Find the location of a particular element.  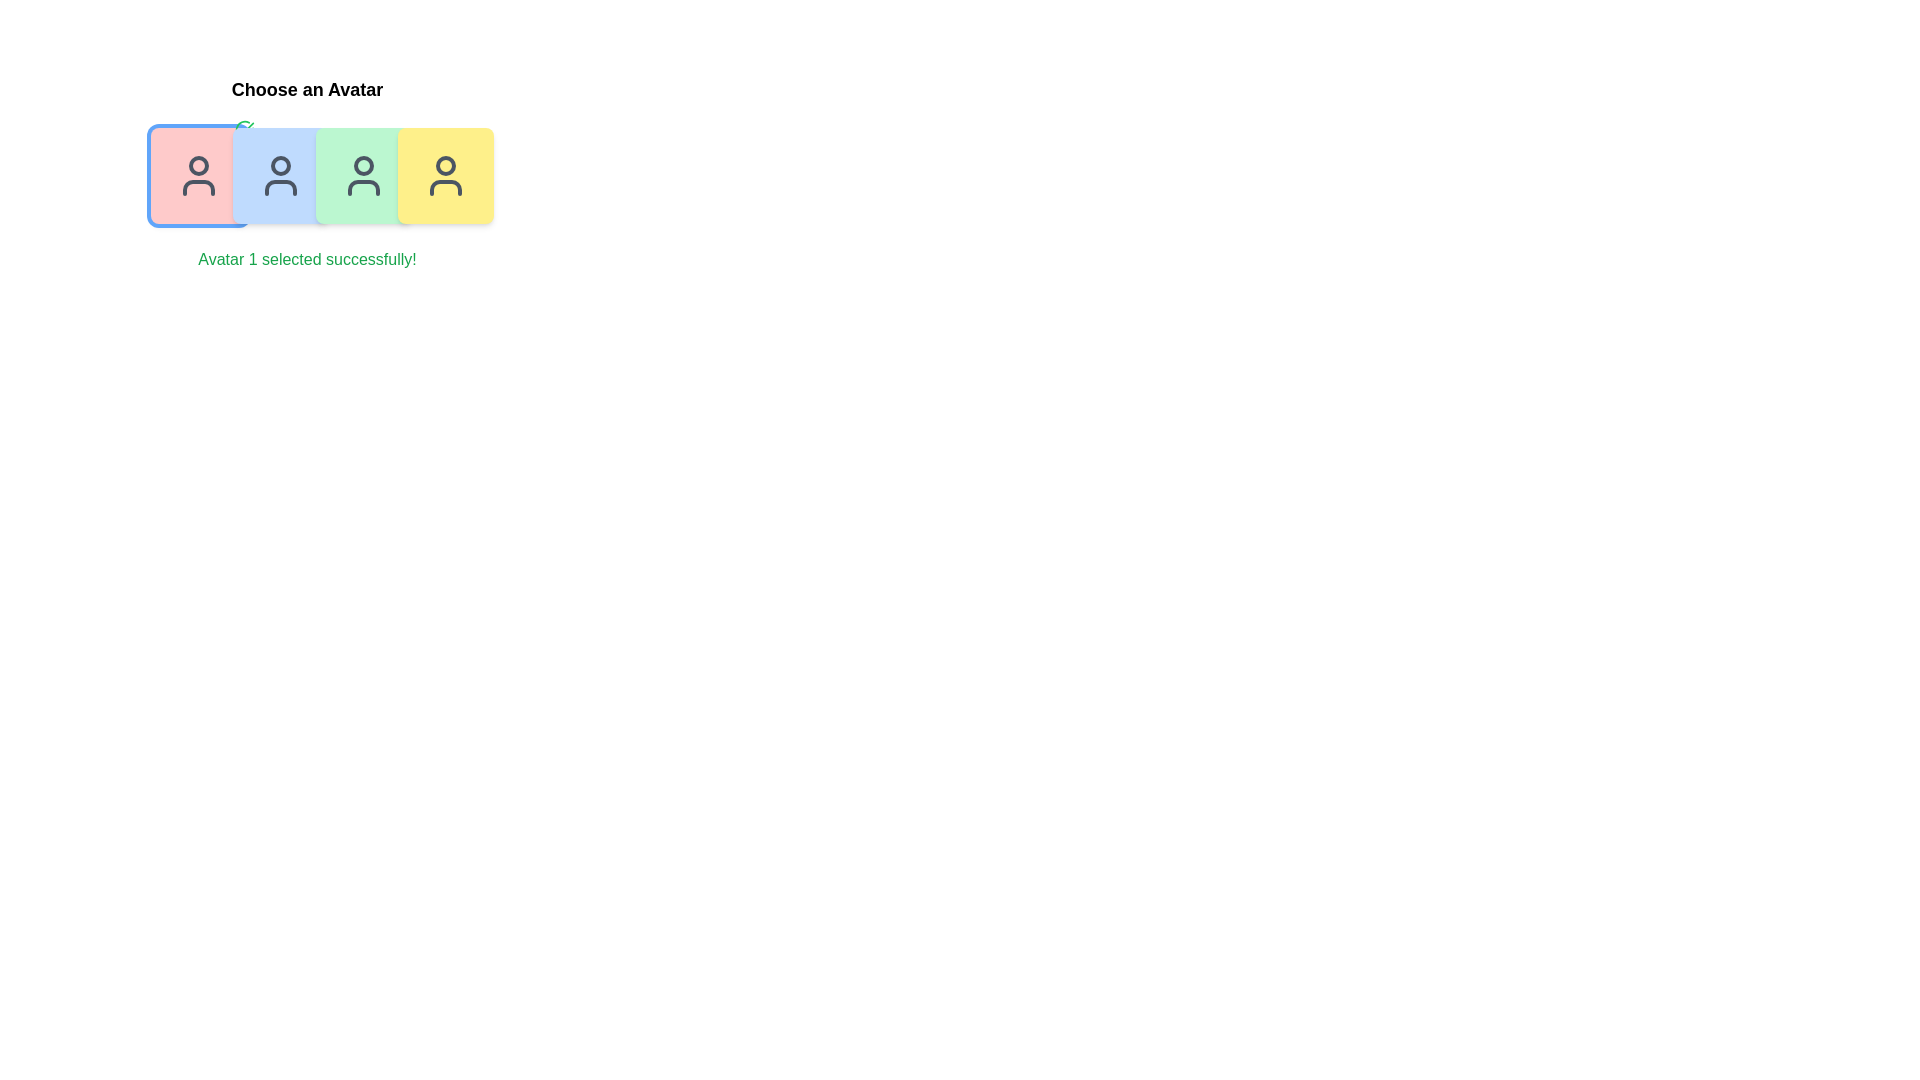

the semi-circular arc shape that represents the lower part of the user avatar icon, which is outlined in gray and positioned in the leftmost position of the horizontal row of avatars is located at coordinates (198, 188).